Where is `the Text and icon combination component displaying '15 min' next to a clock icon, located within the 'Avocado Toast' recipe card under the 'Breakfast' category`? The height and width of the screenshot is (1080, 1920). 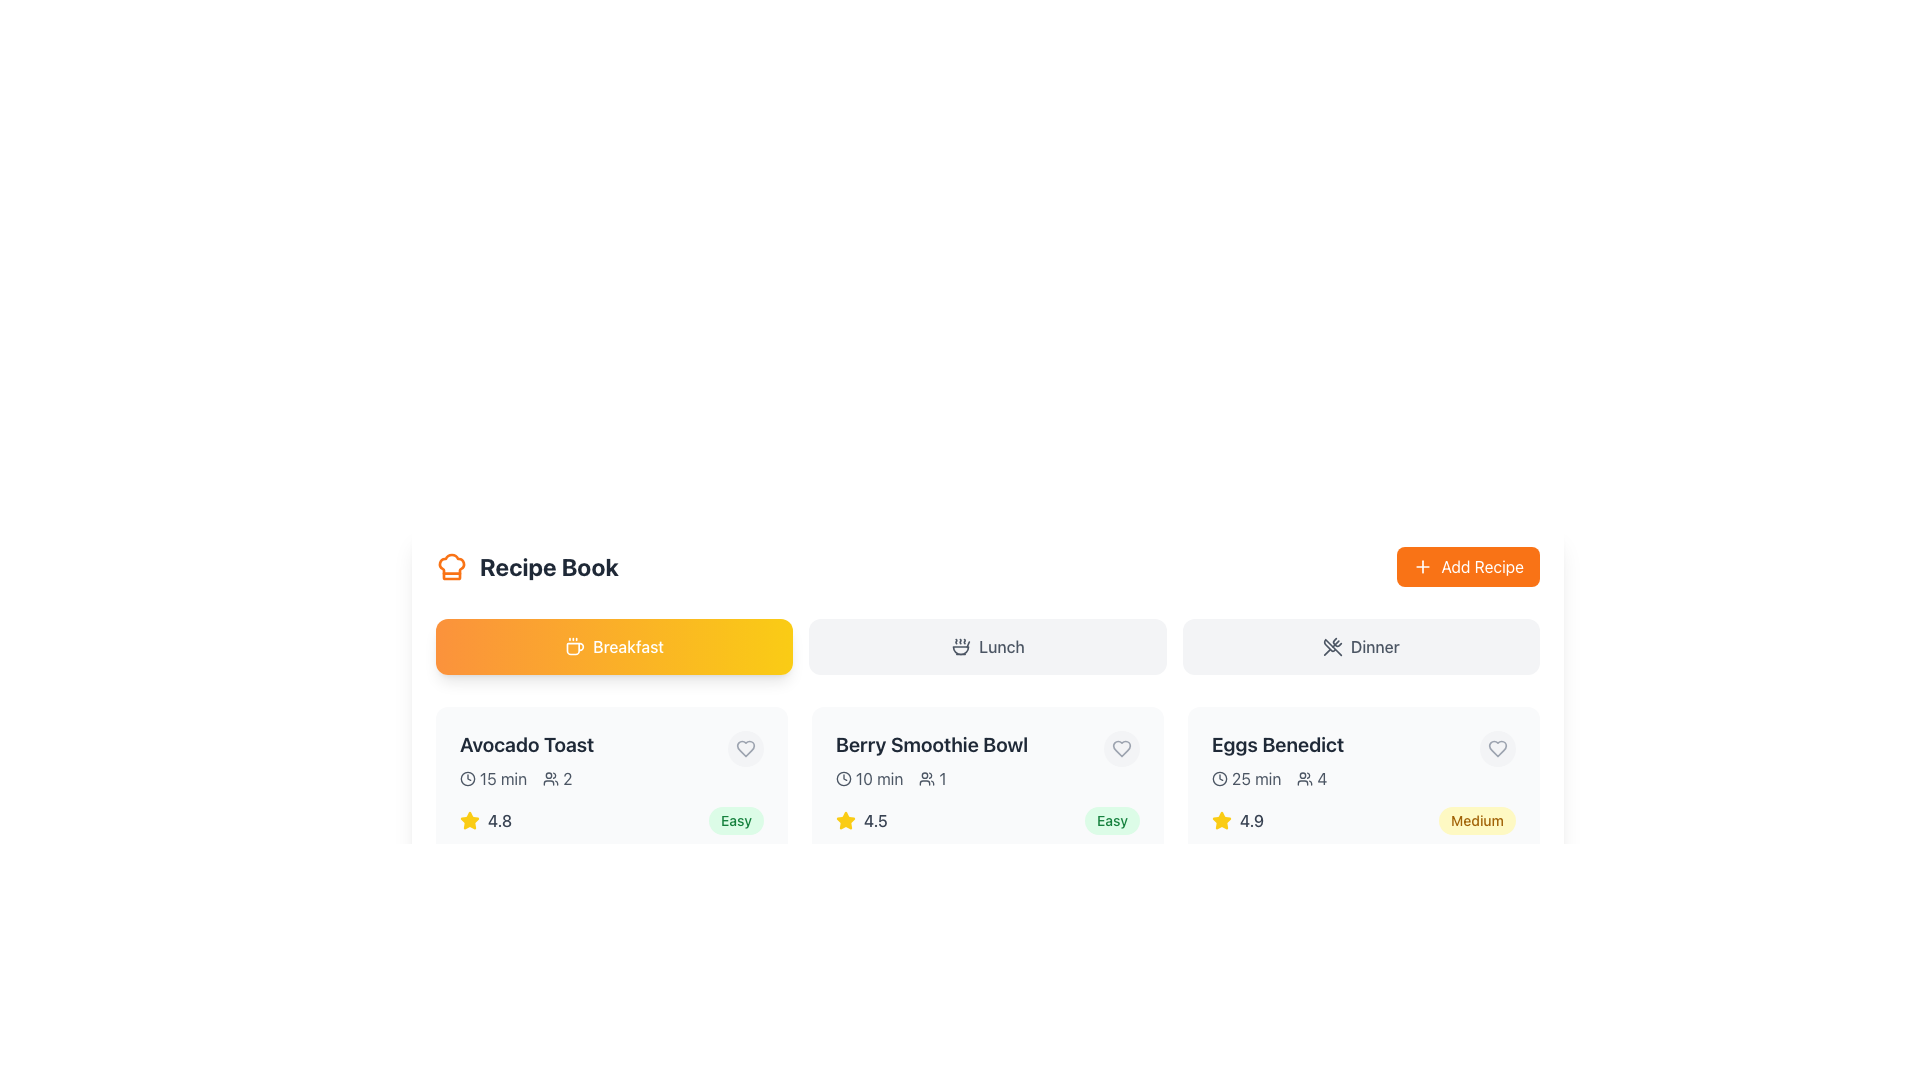 the Text and icon combination component displaying '15 min' next to a clock icon, located within the 'Avocado Toast' recipe card under the 'Breakfast' category is located at coordinates (493, 778).